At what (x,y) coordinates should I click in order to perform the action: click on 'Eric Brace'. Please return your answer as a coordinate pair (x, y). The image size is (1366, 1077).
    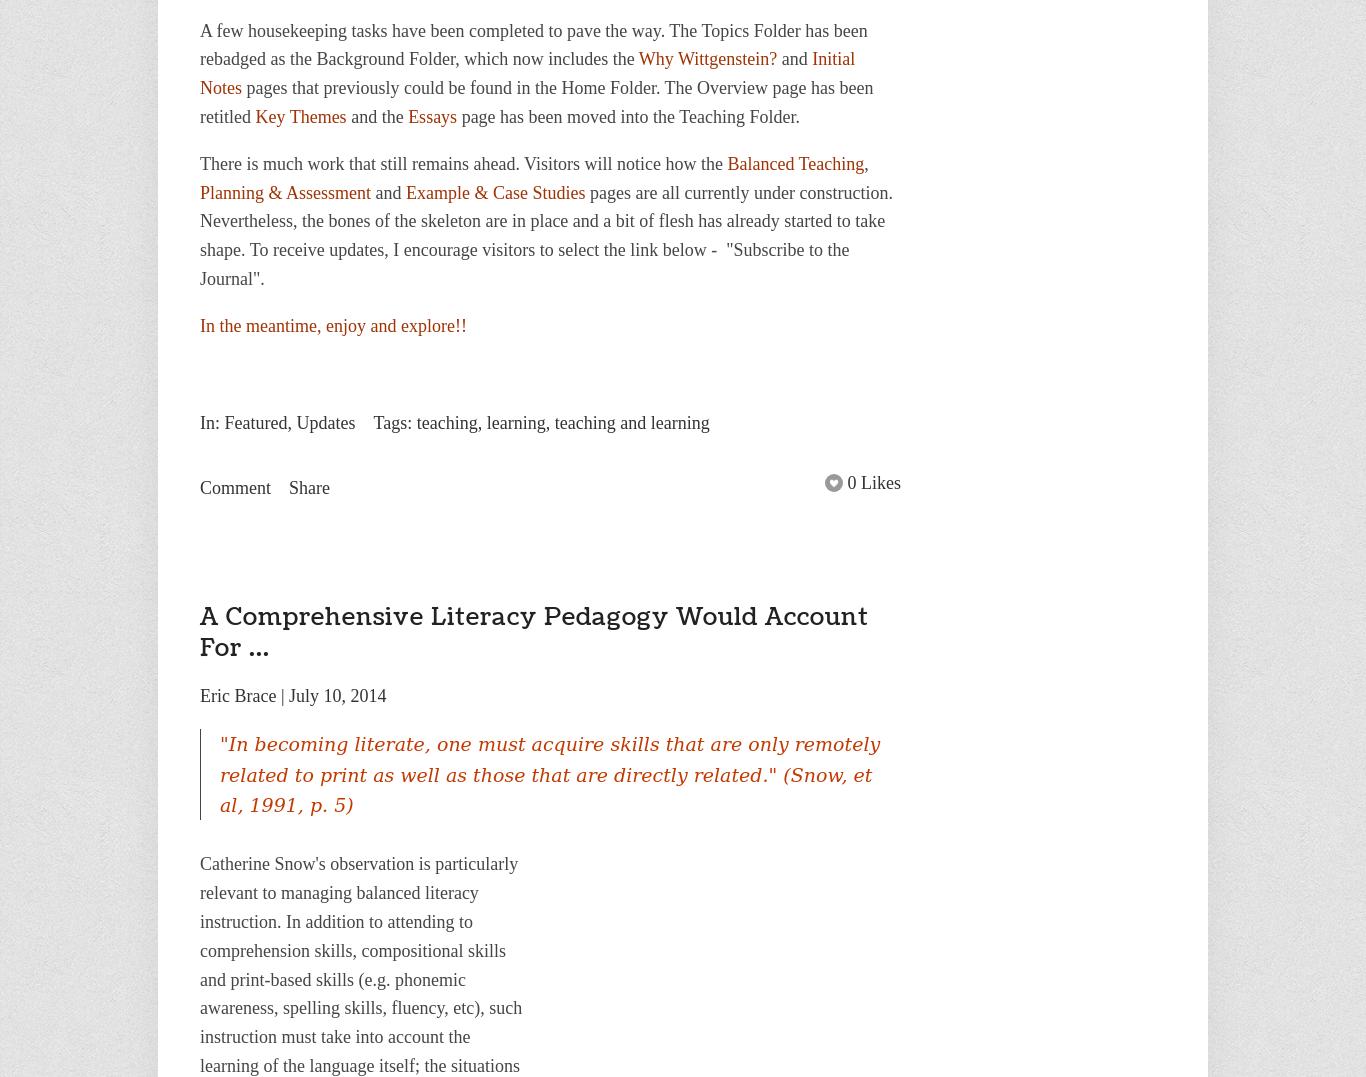
    Looking at the image, I should click on (198, 694).